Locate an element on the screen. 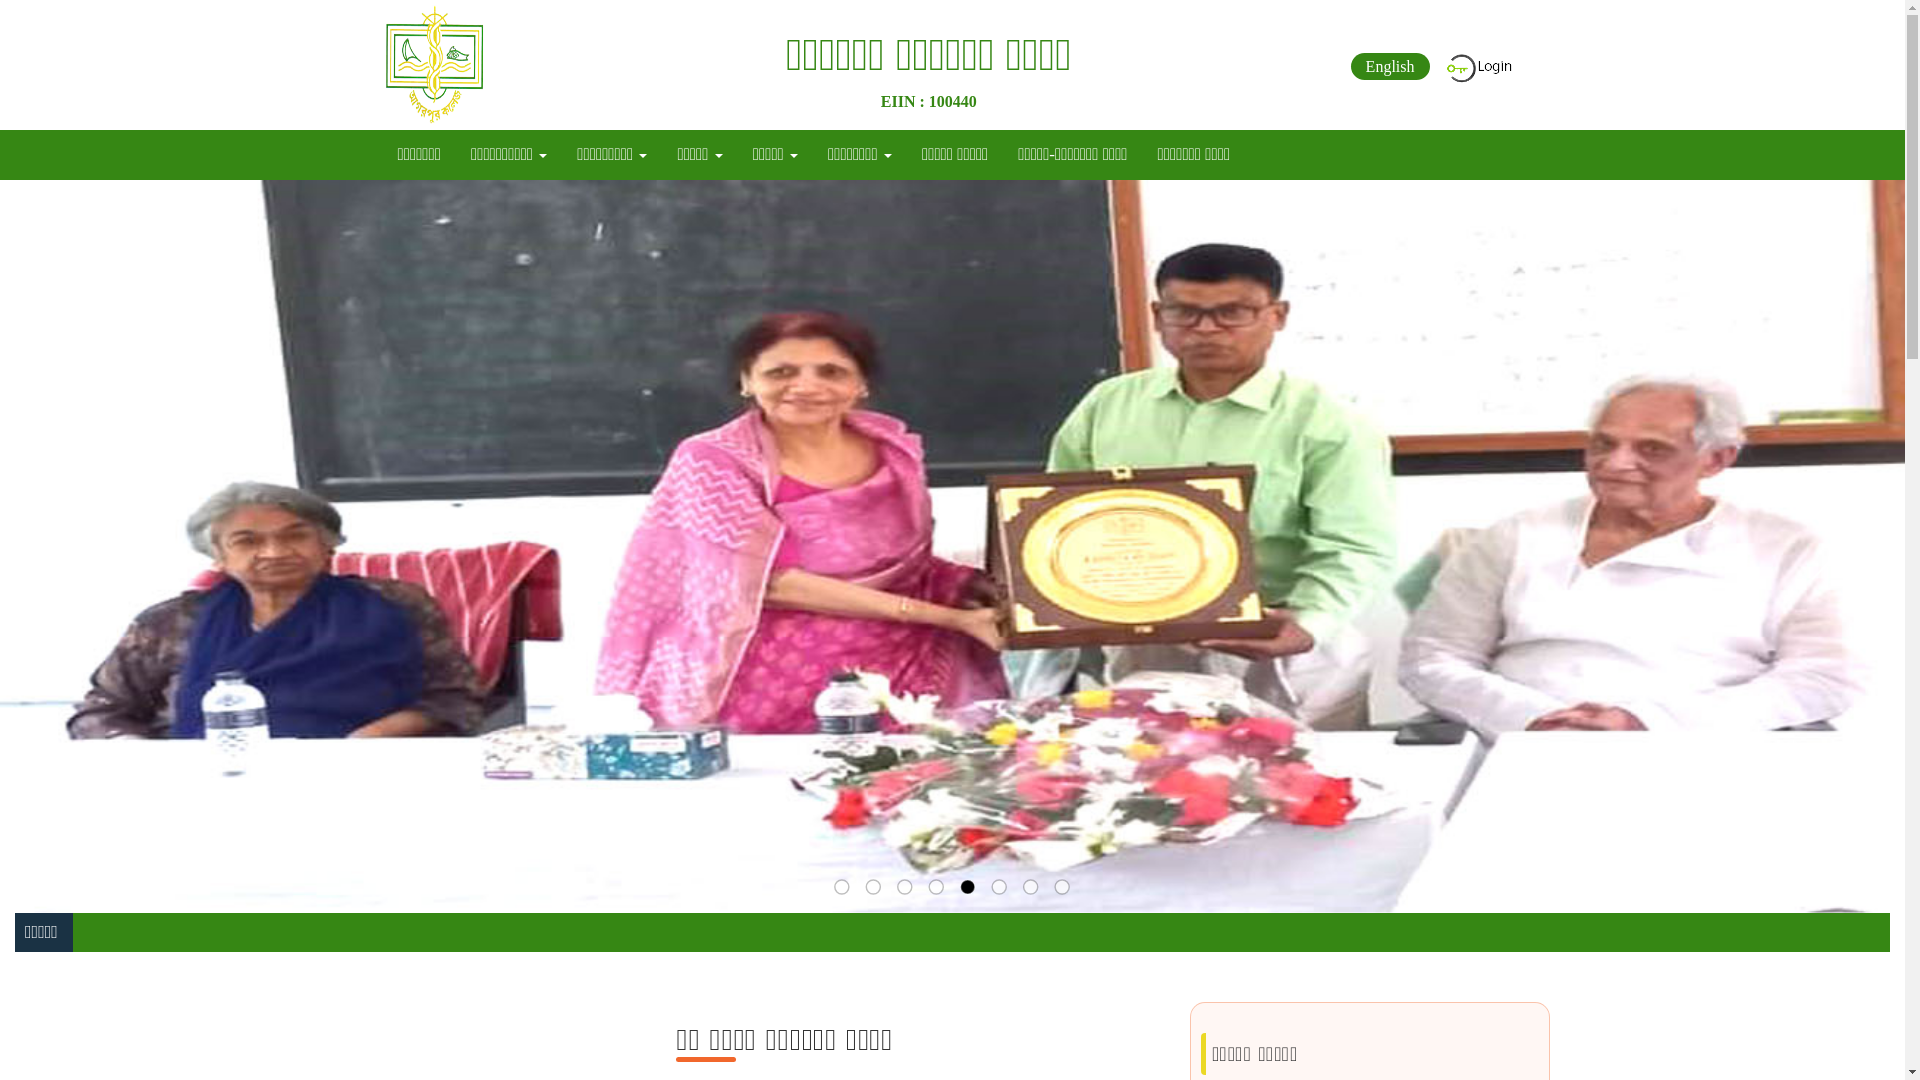 Image resolution: width=1920 pixels, height=1080 pixels. 'English' is located at coordinates (1389, 65).